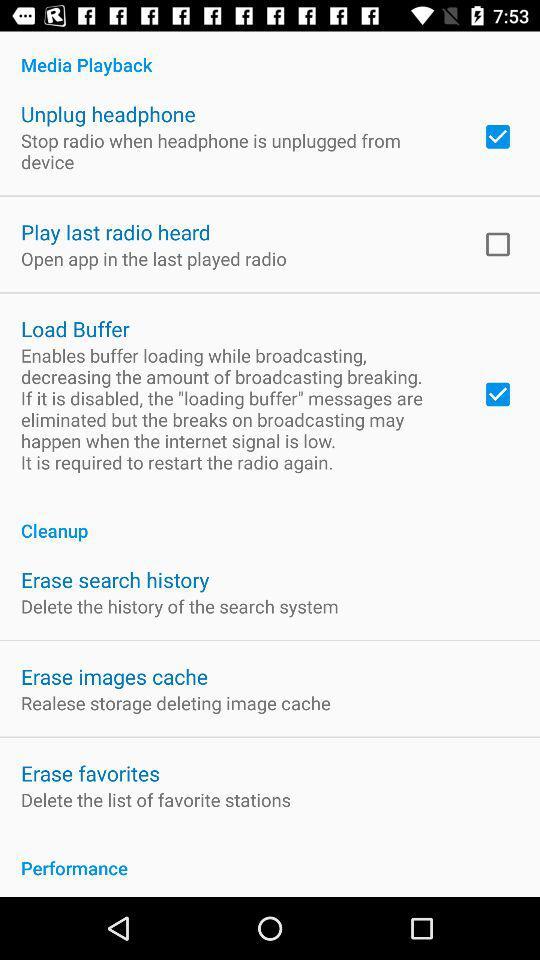 The height and width of the screenshot is (960, 540). I want to click on the item below delete the list, so click(270, 856).